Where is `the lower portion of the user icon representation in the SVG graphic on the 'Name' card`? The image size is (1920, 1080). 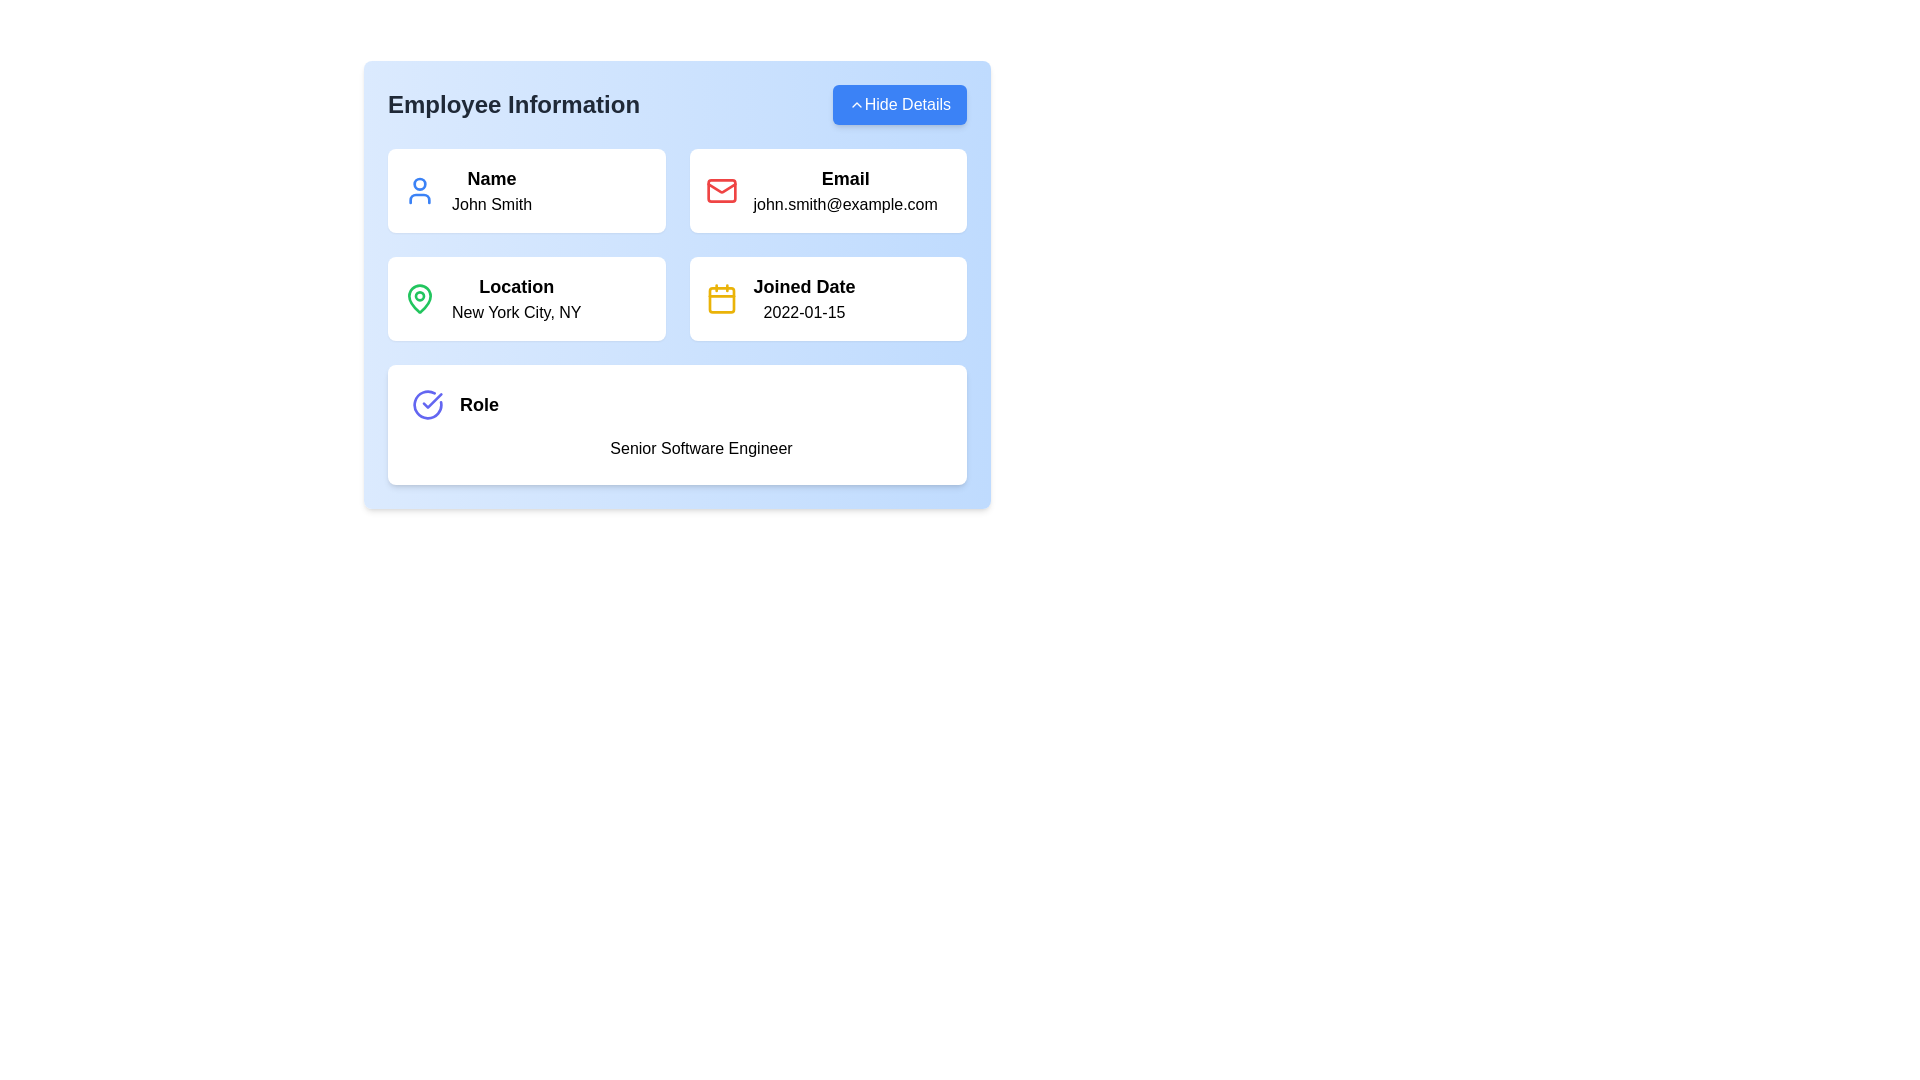 the lower portion of the user icon representation in the SVG graphic on the 'Name' card is located at coordinates (419, 199).